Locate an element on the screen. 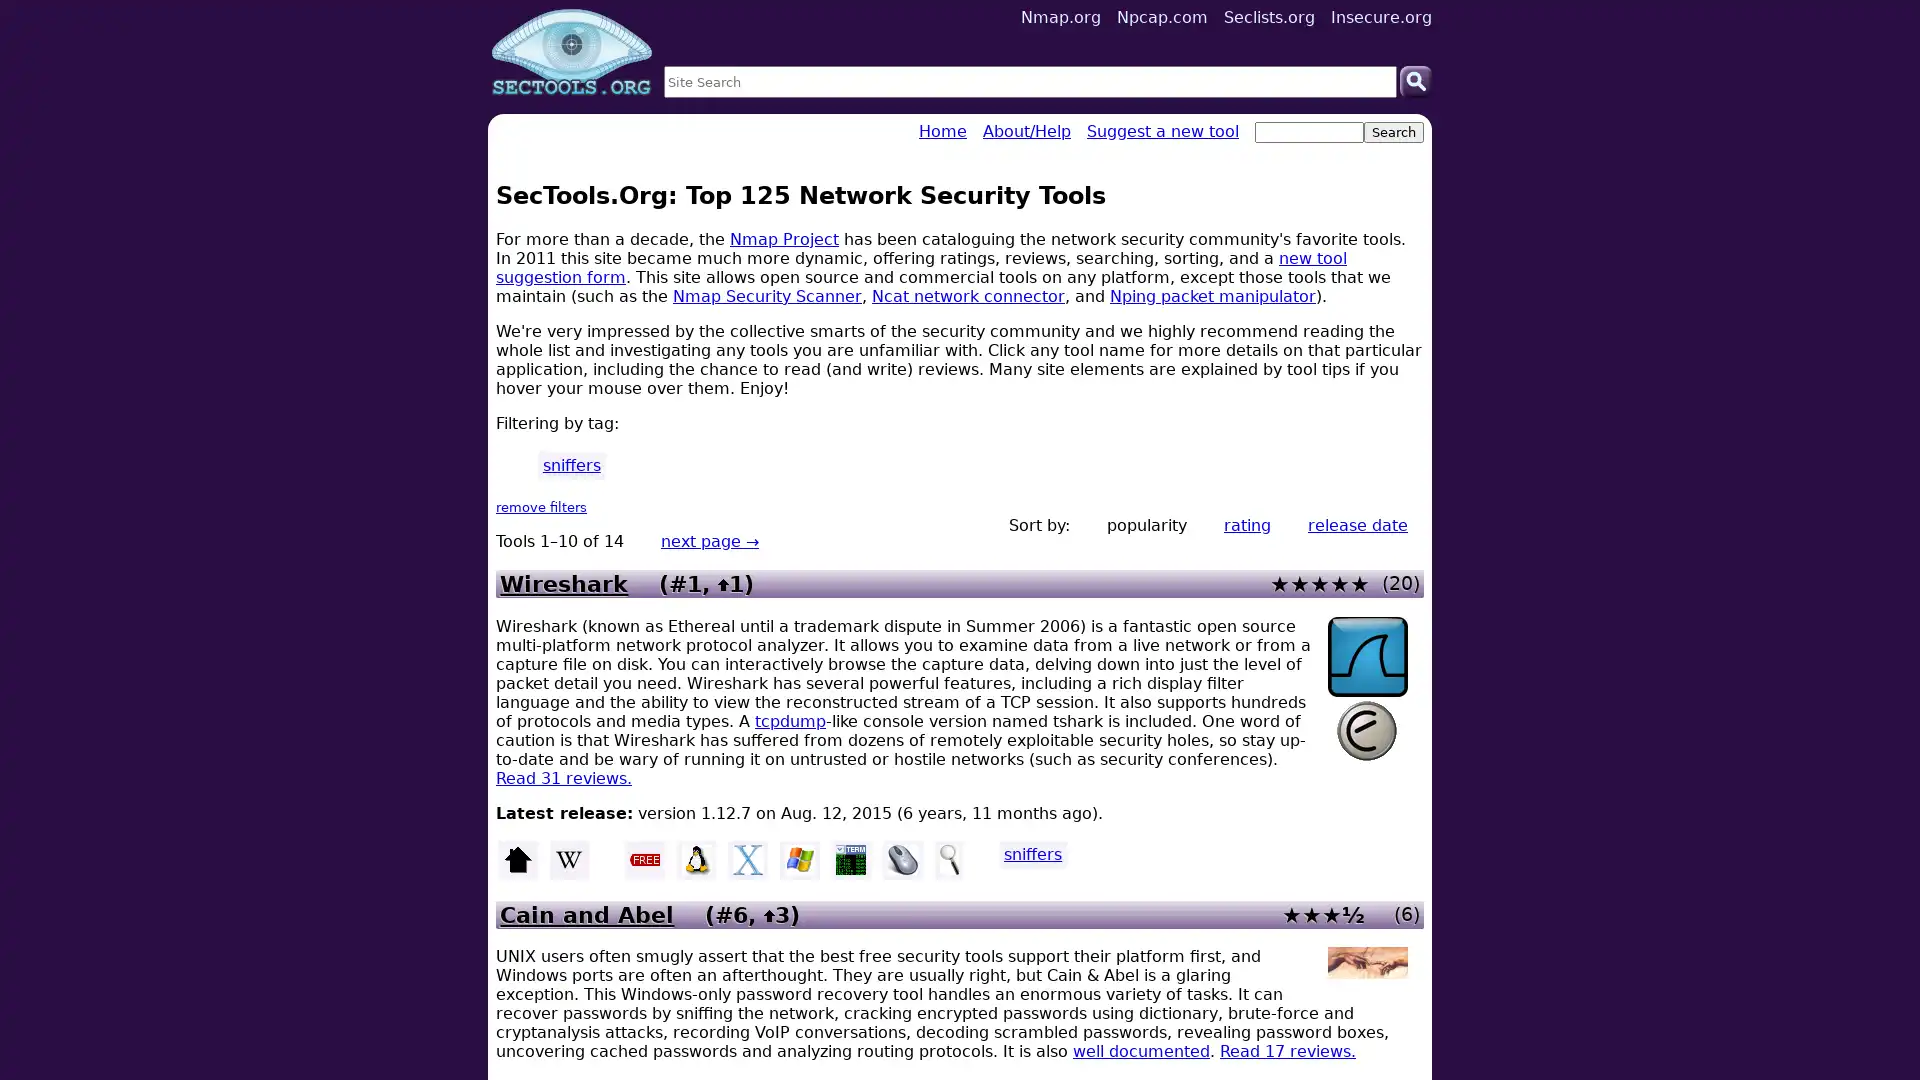 This screenshot has height=1080, width=1920. Search is located at coordinates (1392, 132).